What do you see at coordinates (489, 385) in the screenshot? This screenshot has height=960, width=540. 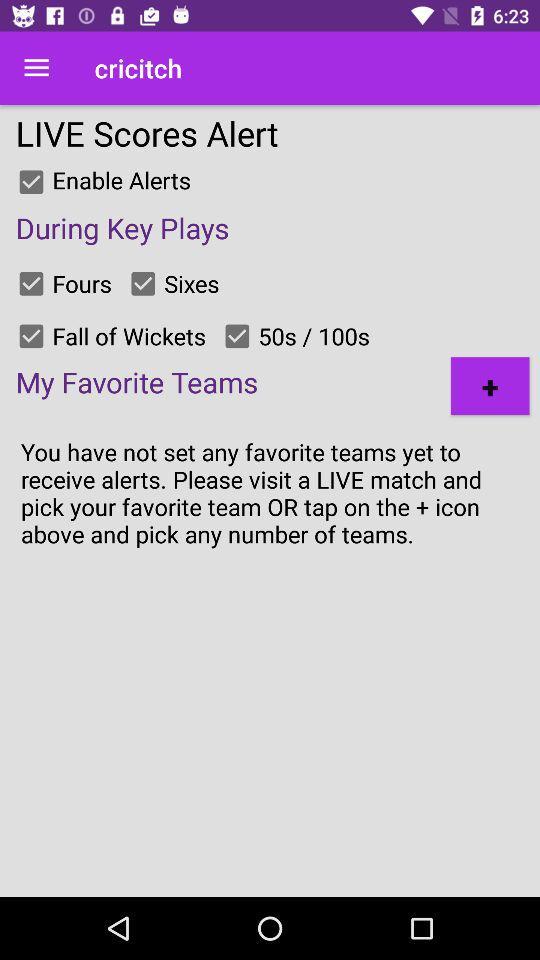 I see `the item below the during key plays` at bounding box center [489, 385].